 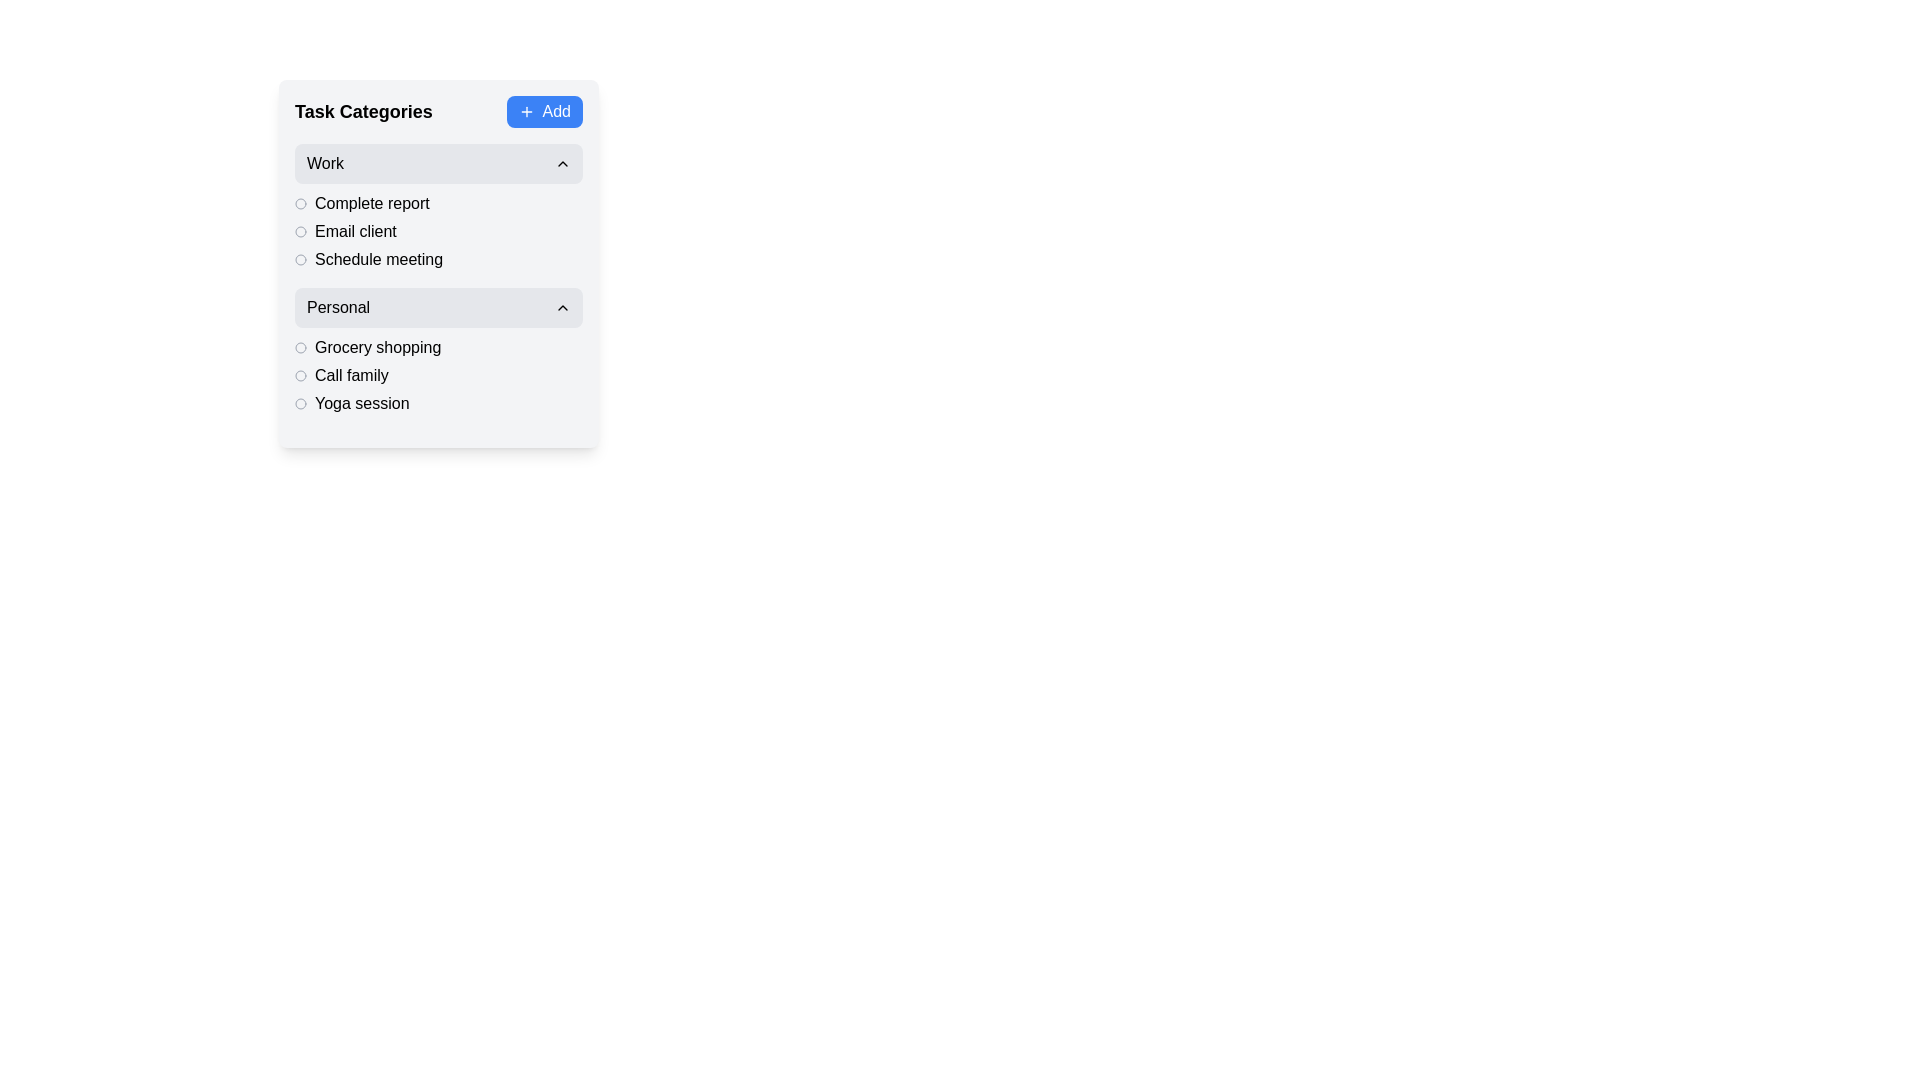 I want to click on the first radio button, so click(x=300, y=375).